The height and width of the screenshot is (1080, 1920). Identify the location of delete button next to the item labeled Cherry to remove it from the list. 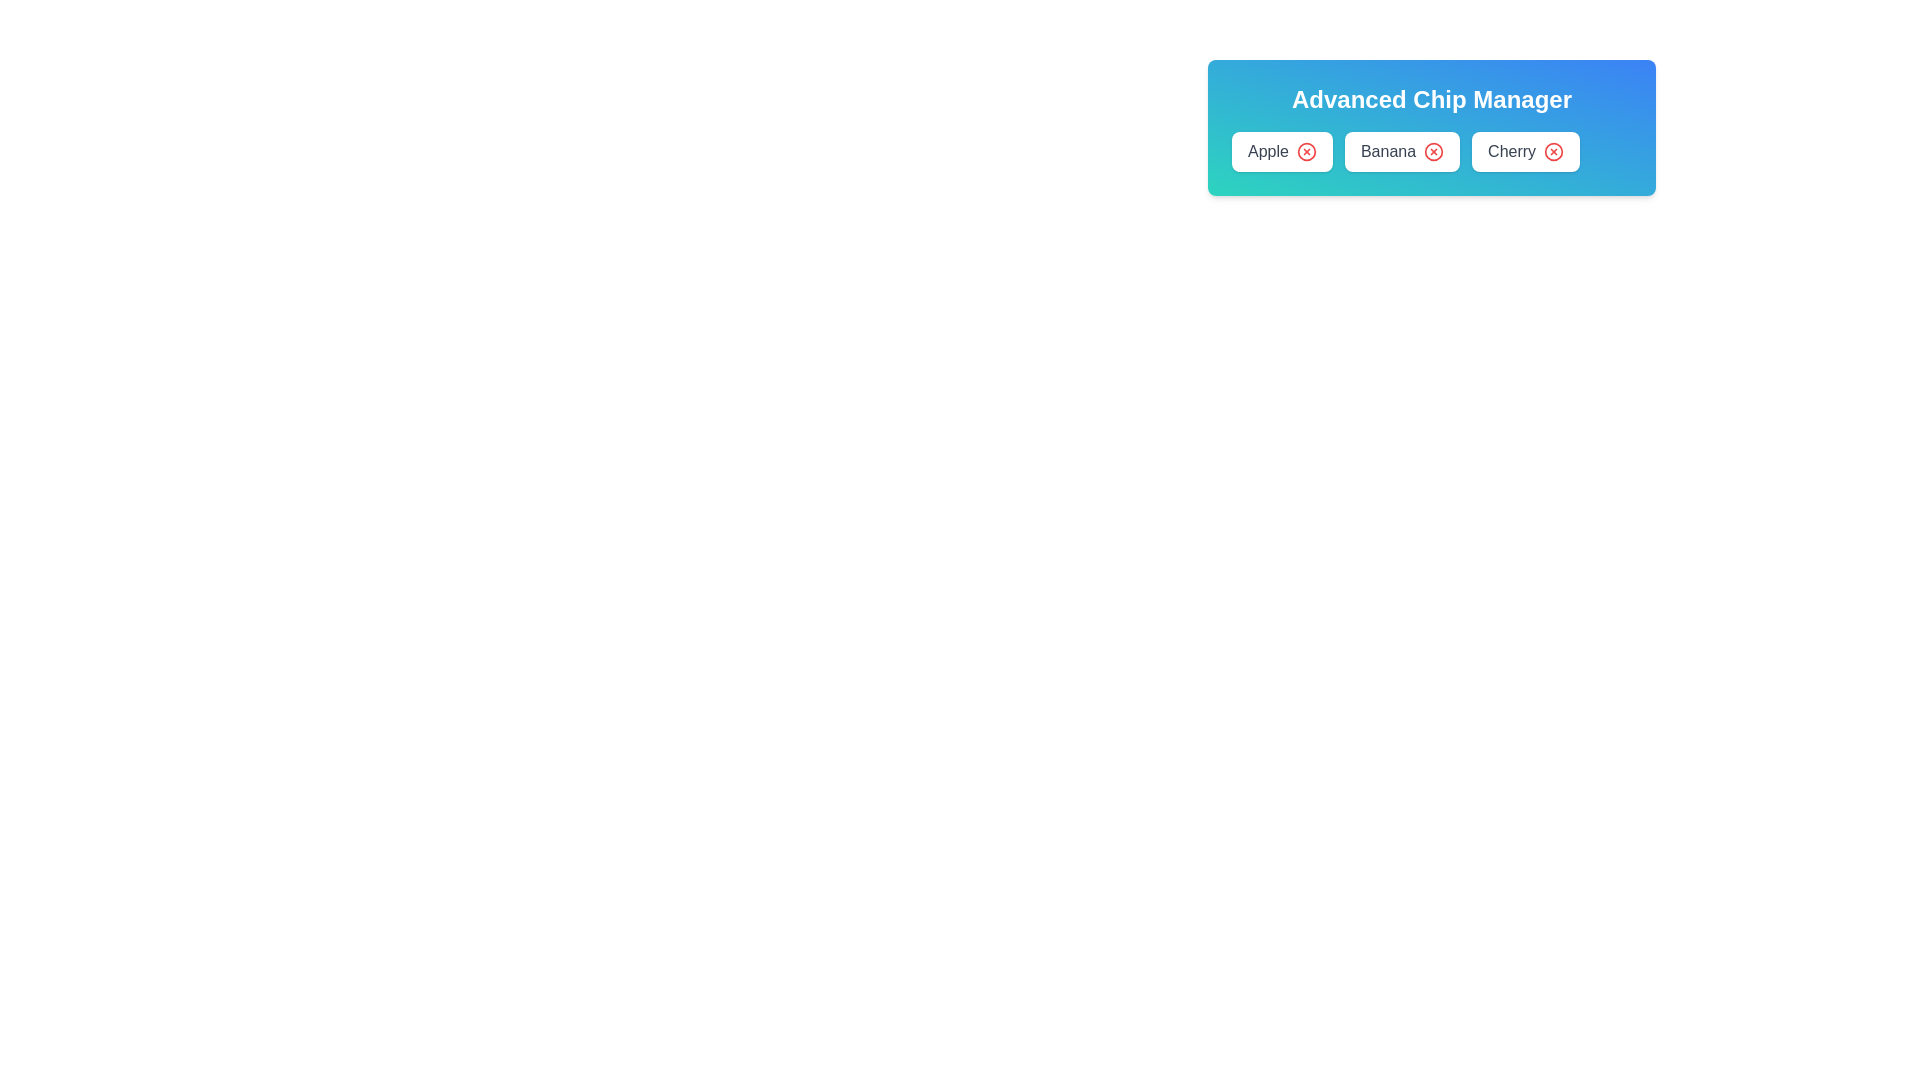
(1553, 150).